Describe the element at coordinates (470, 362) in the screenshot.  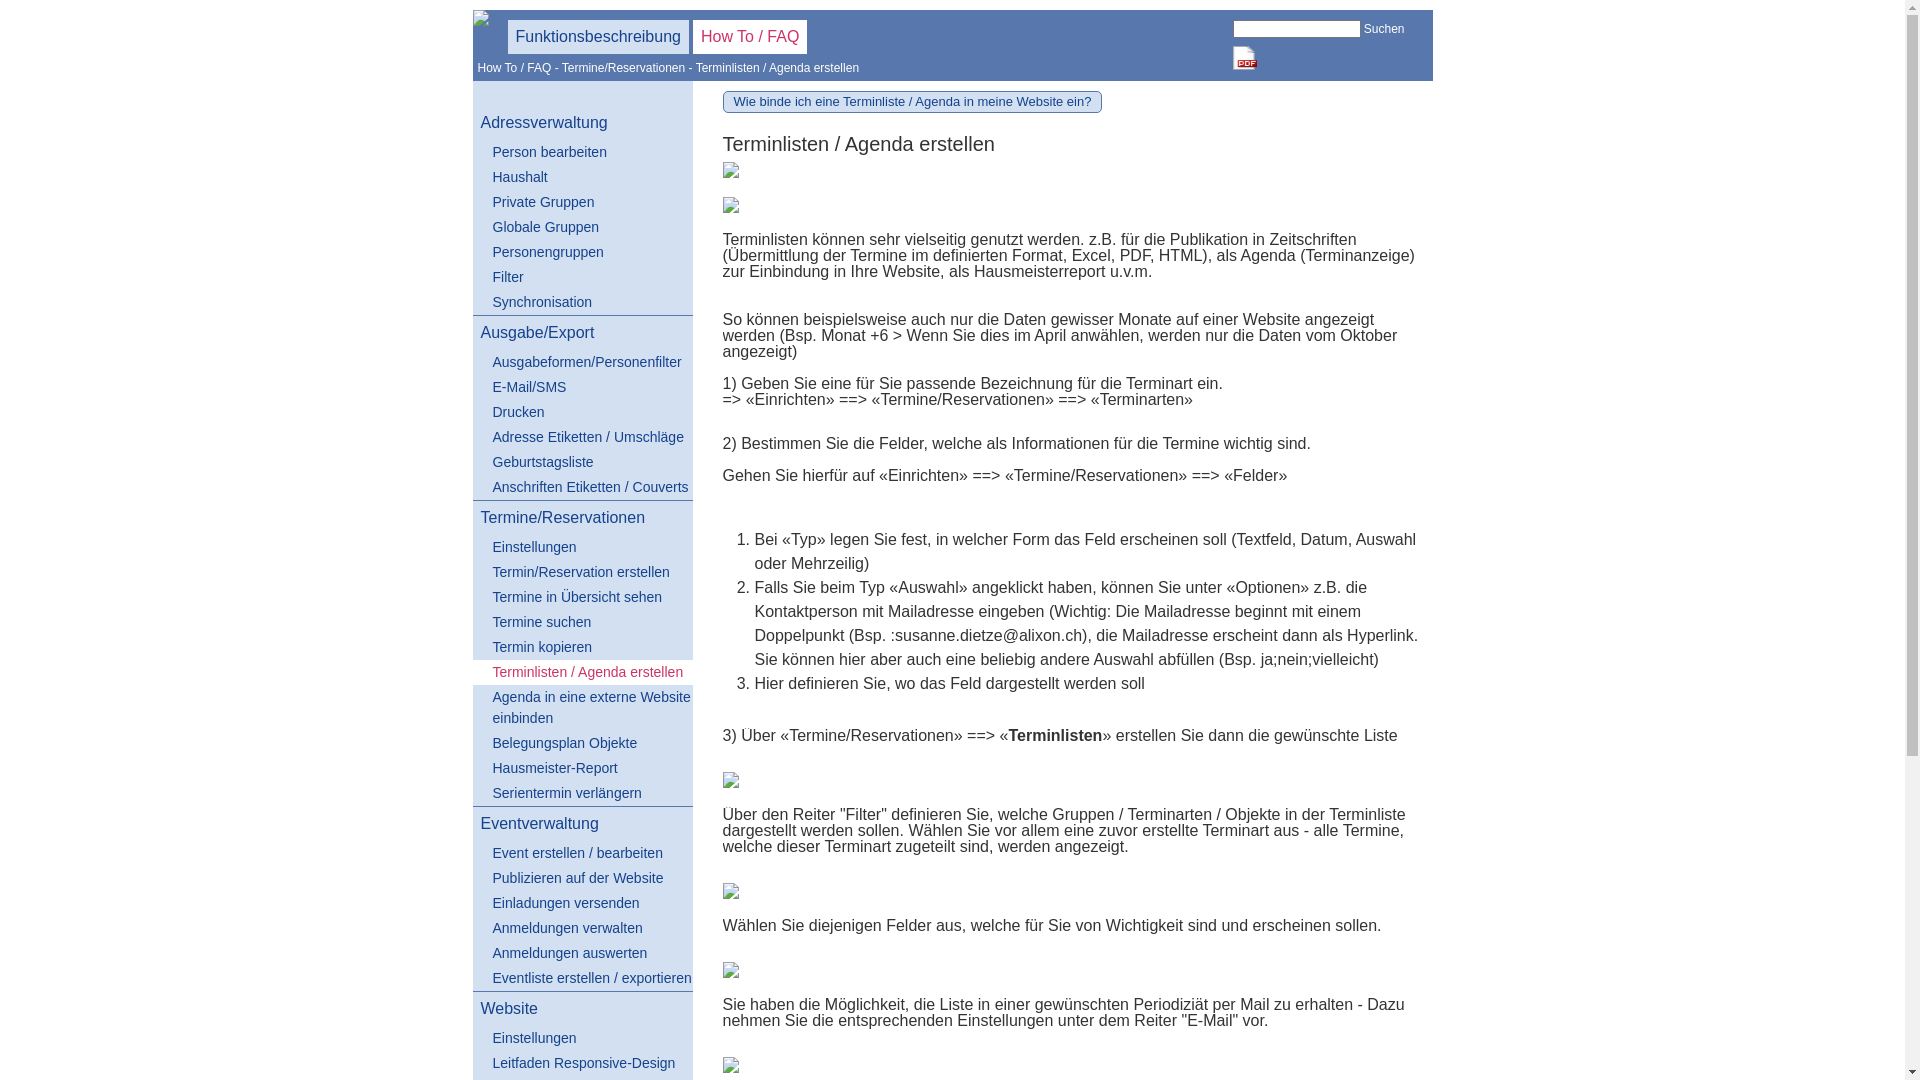
I see `'Ausgabeformen/Personenfilter'` at that location.